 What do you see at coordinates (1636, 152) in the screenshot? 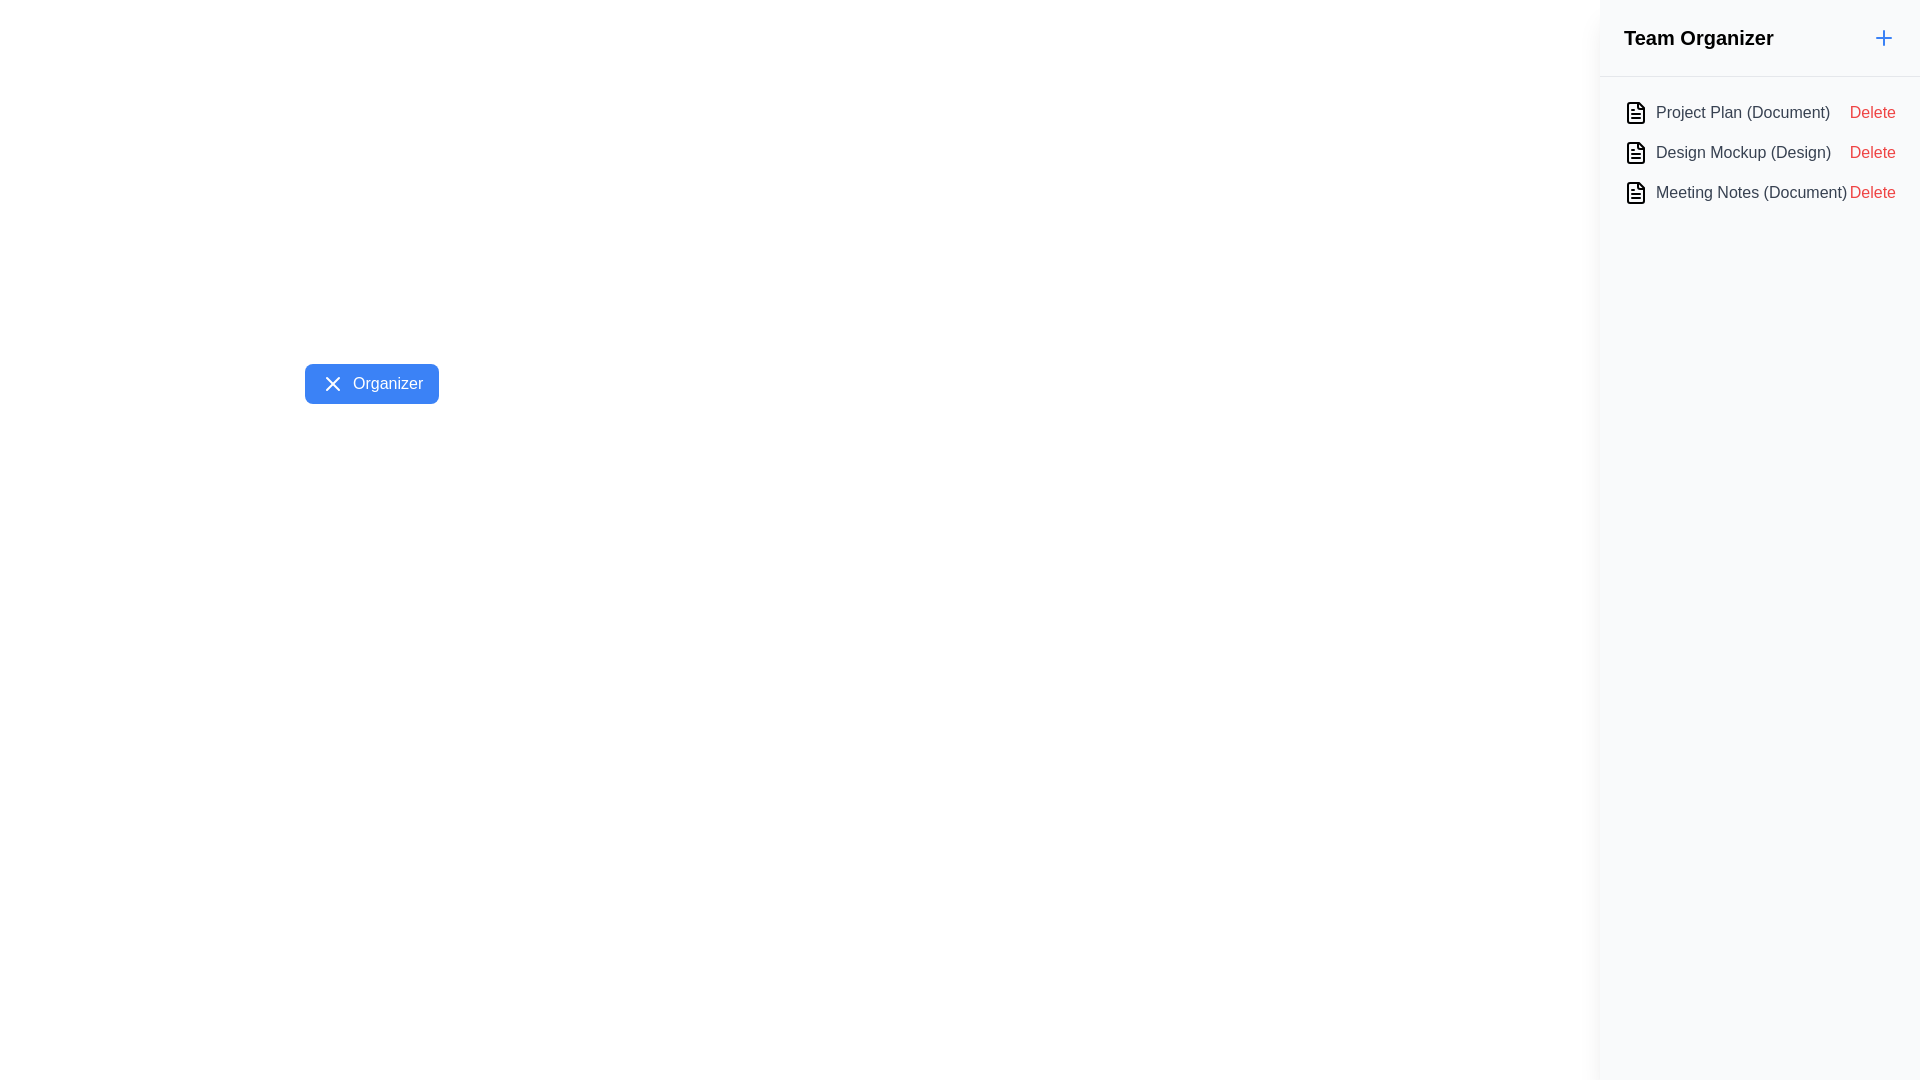
I see `the small document icon with a folded corner, associated with the text 'Design Mockup (Design)', located in the second row of the vertical list in the right sidebar` at bounding box center [1636, 152].